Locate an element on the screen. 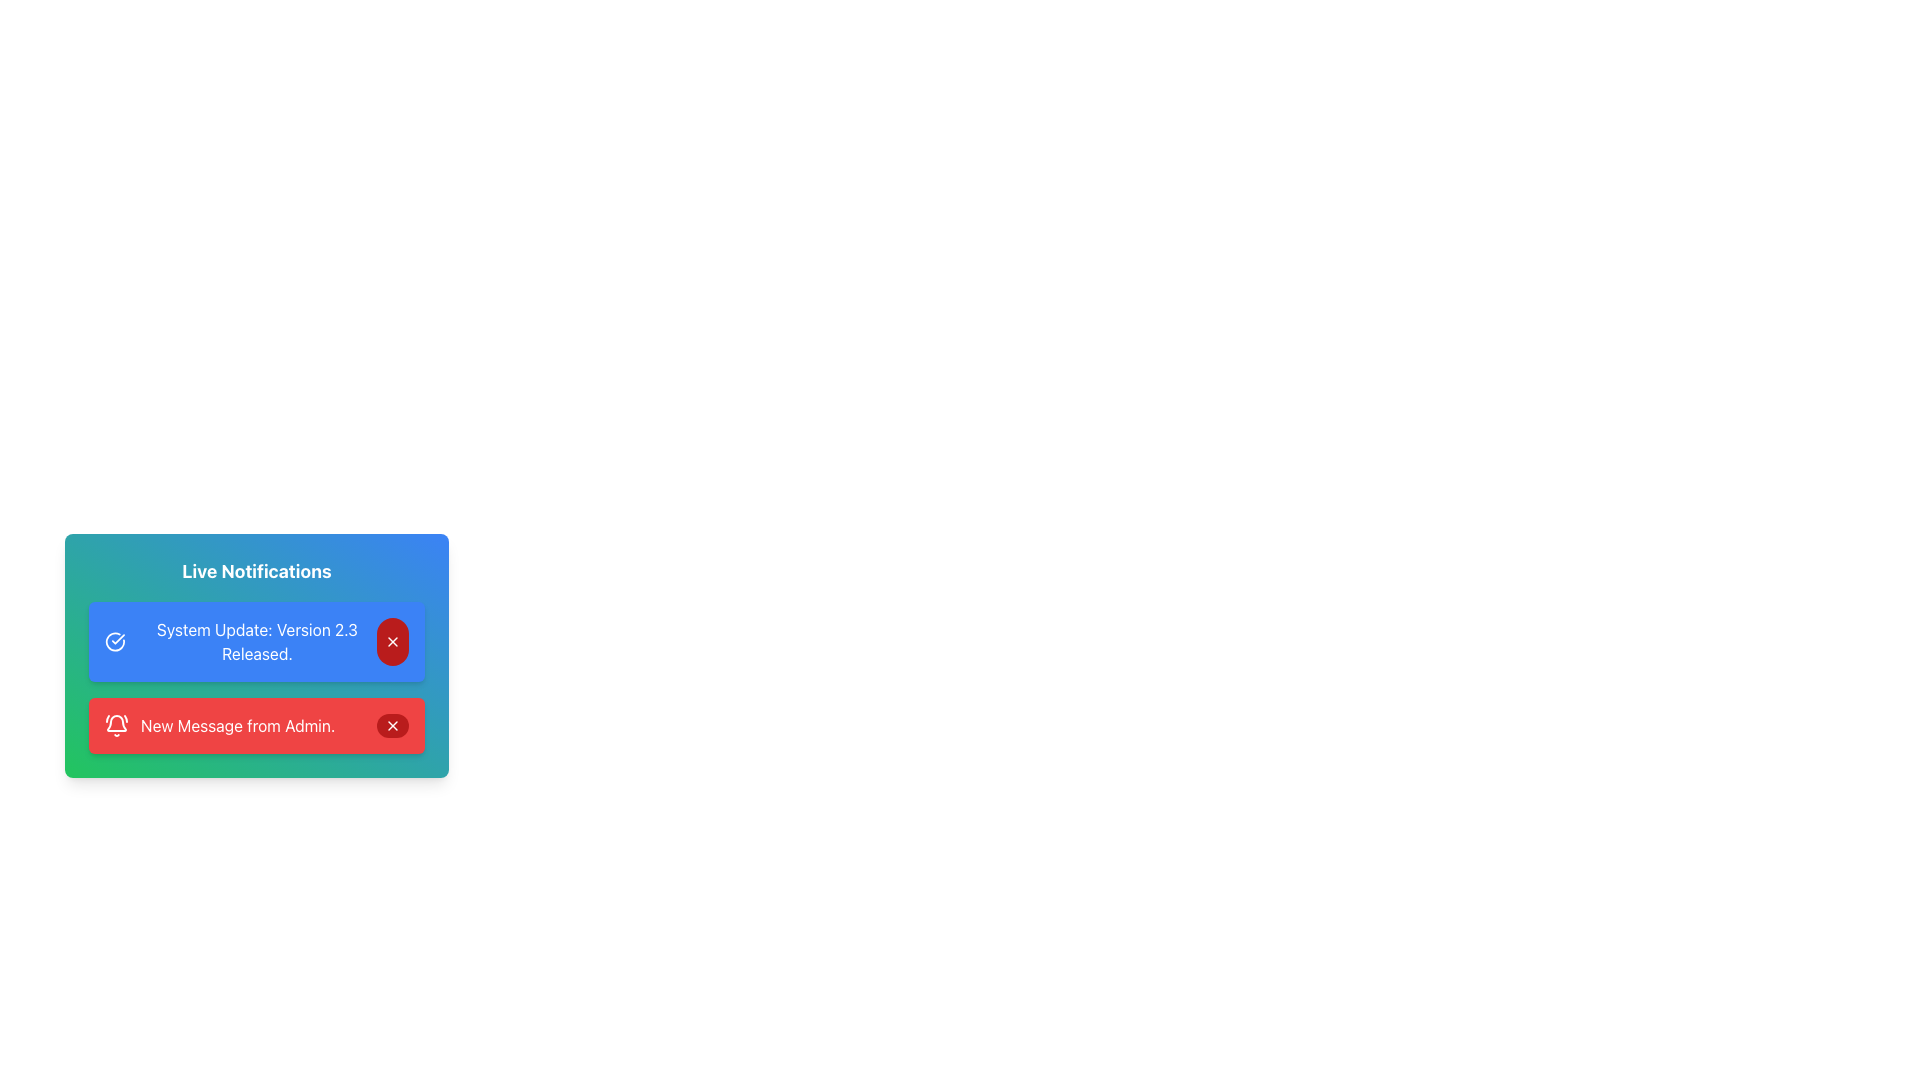 The image size is (1920, 1080). the close button located in the top right corner of the notification card that mentions 'System Update: Version 2.3 Released' is located at coordinates (393, 641).